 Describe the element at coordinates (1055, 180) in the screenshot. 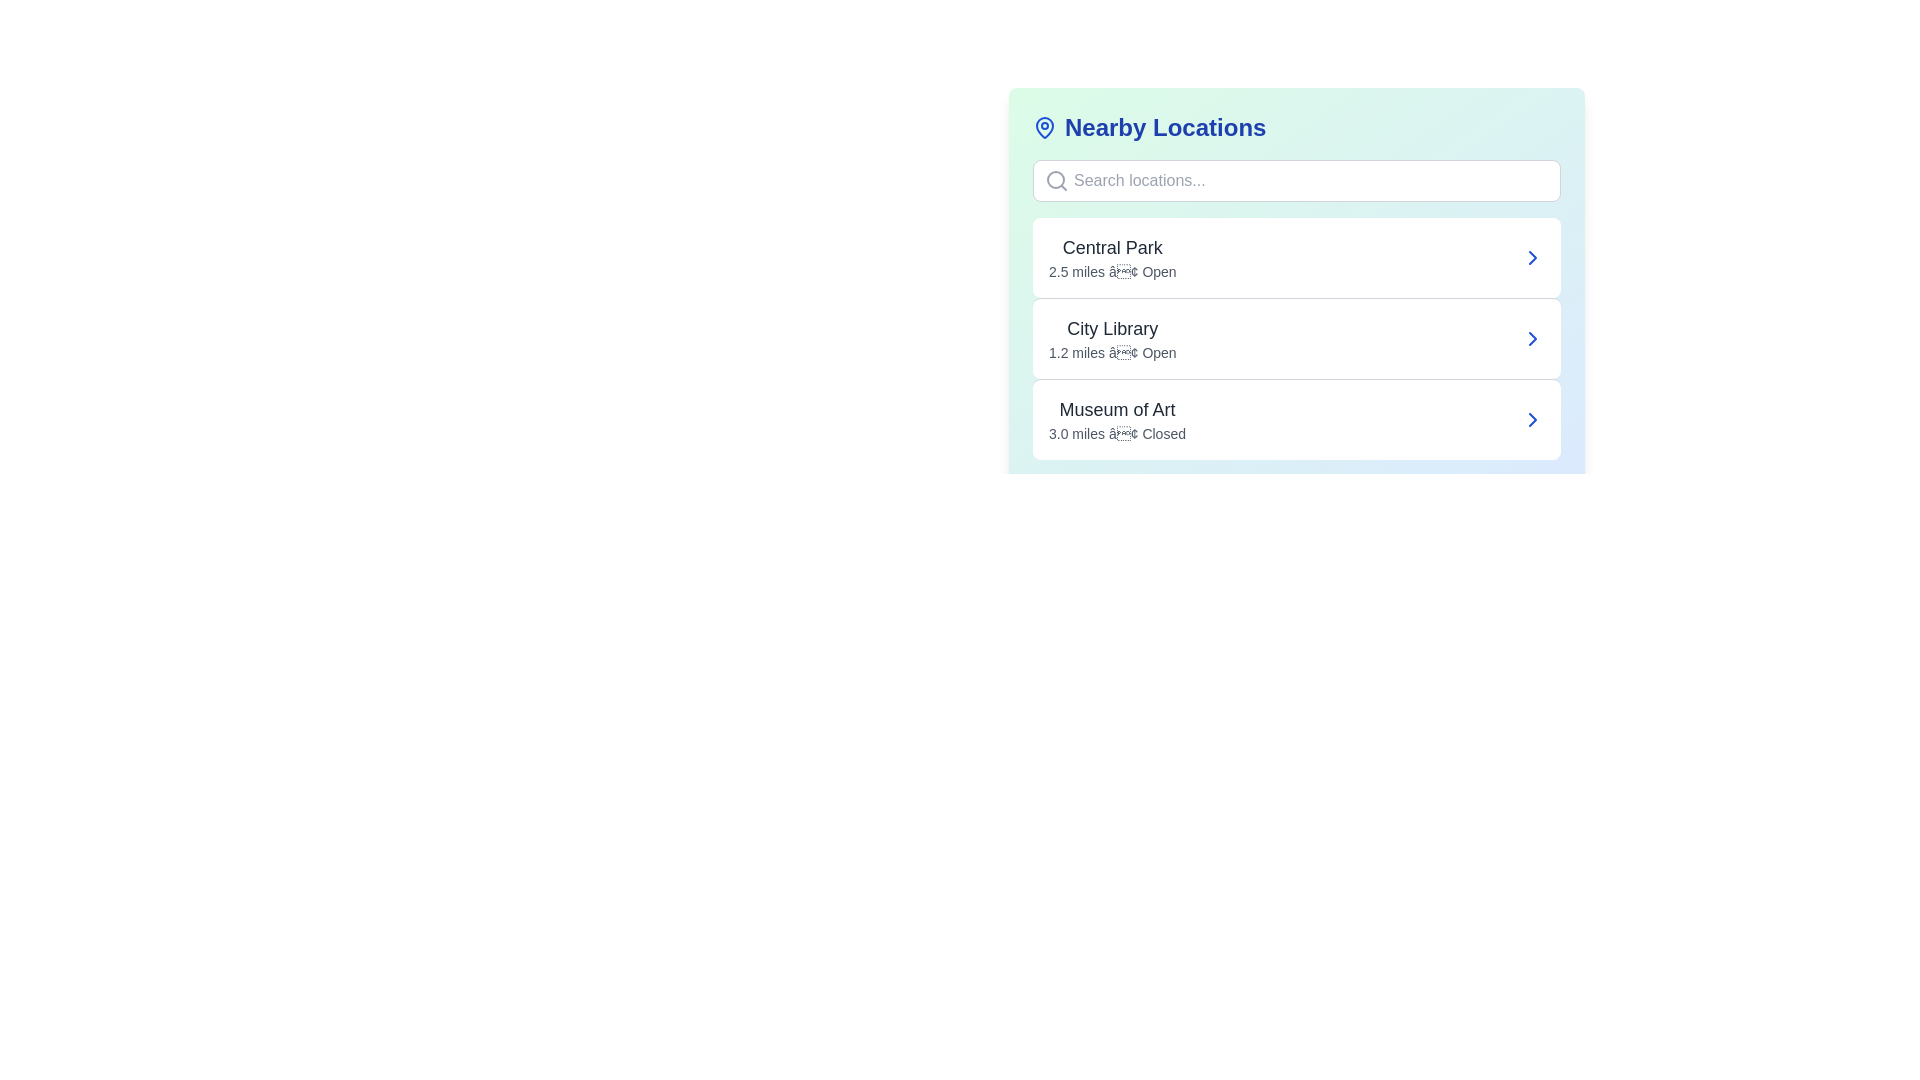

I see `the inner circular part of the magnifying glass icon located in the search bar near the top left corner of the 'Nearby Locations' panel` at that location.